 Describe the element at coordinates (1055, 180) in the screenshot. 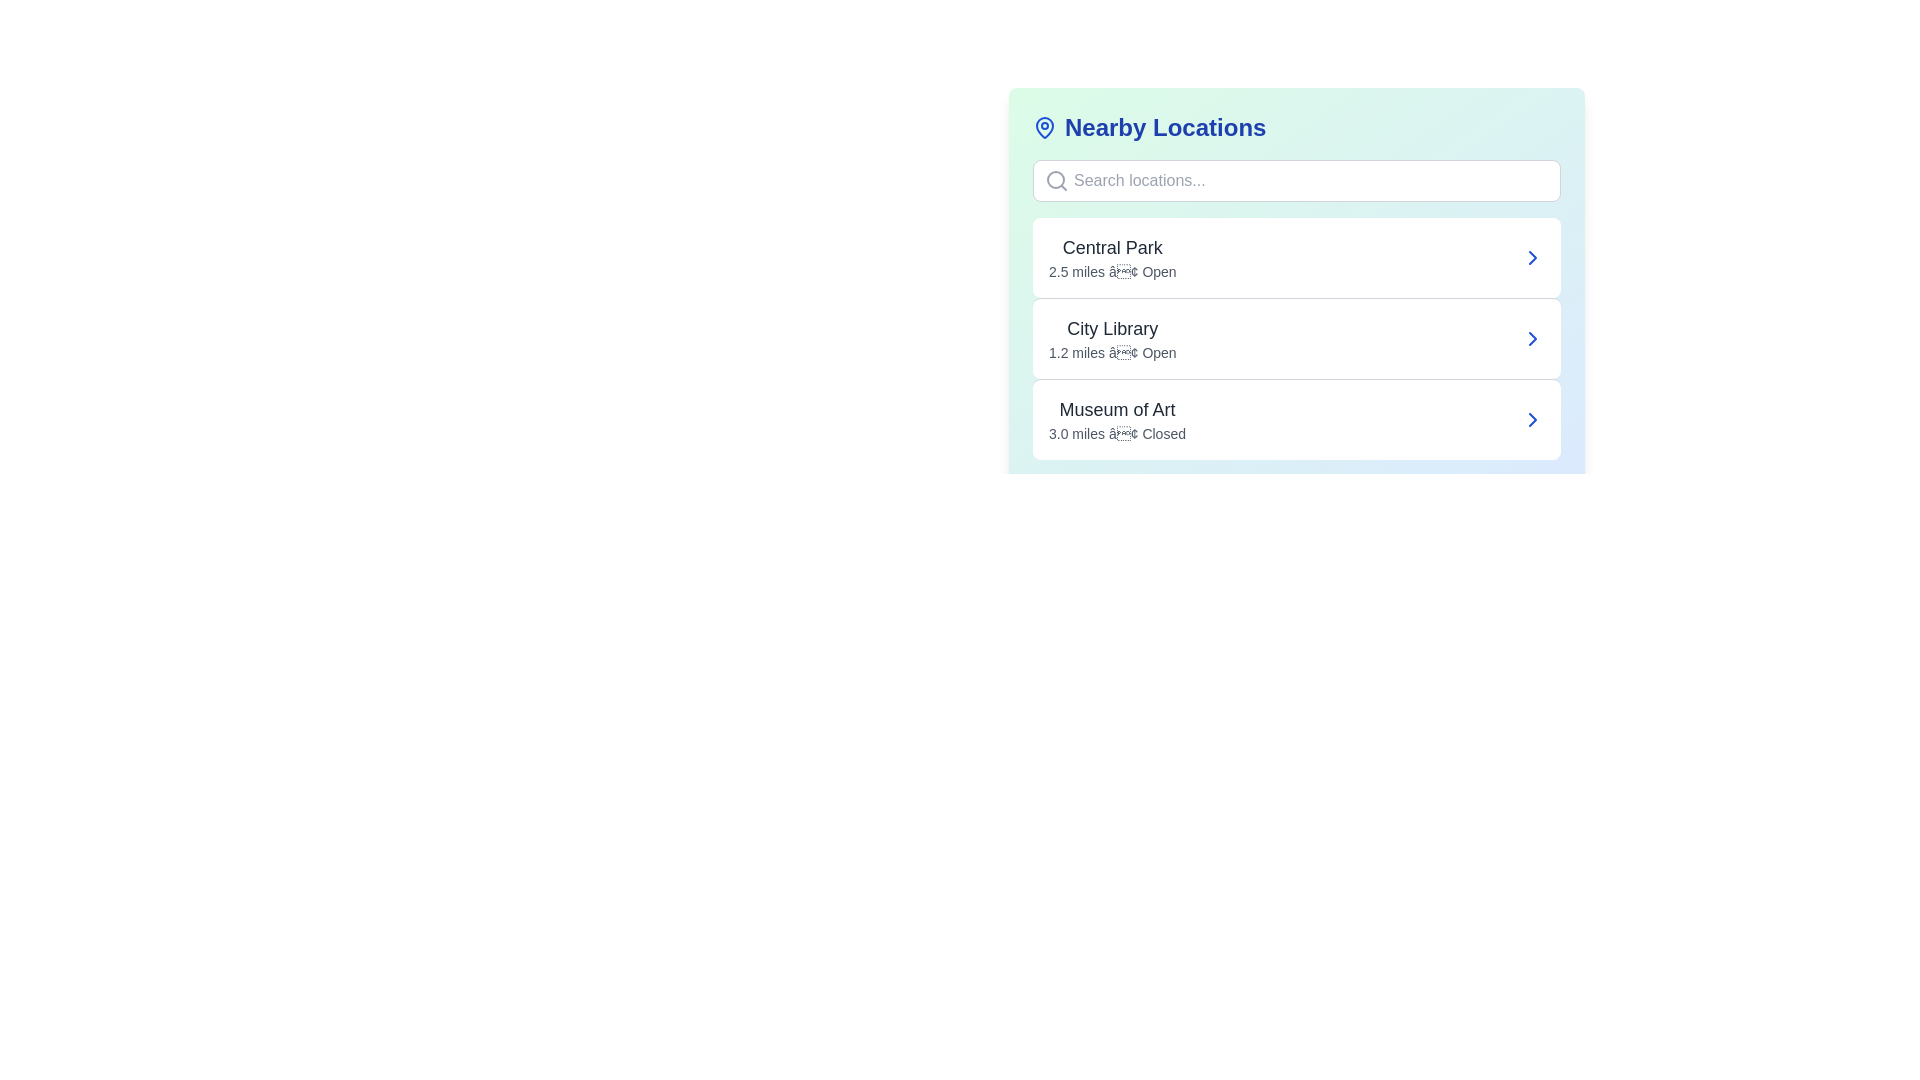

I see `the inner circular part of the magnifying glass icon located in the search bar near the top left corner of the 'Nearby Locations' panel` at that location.